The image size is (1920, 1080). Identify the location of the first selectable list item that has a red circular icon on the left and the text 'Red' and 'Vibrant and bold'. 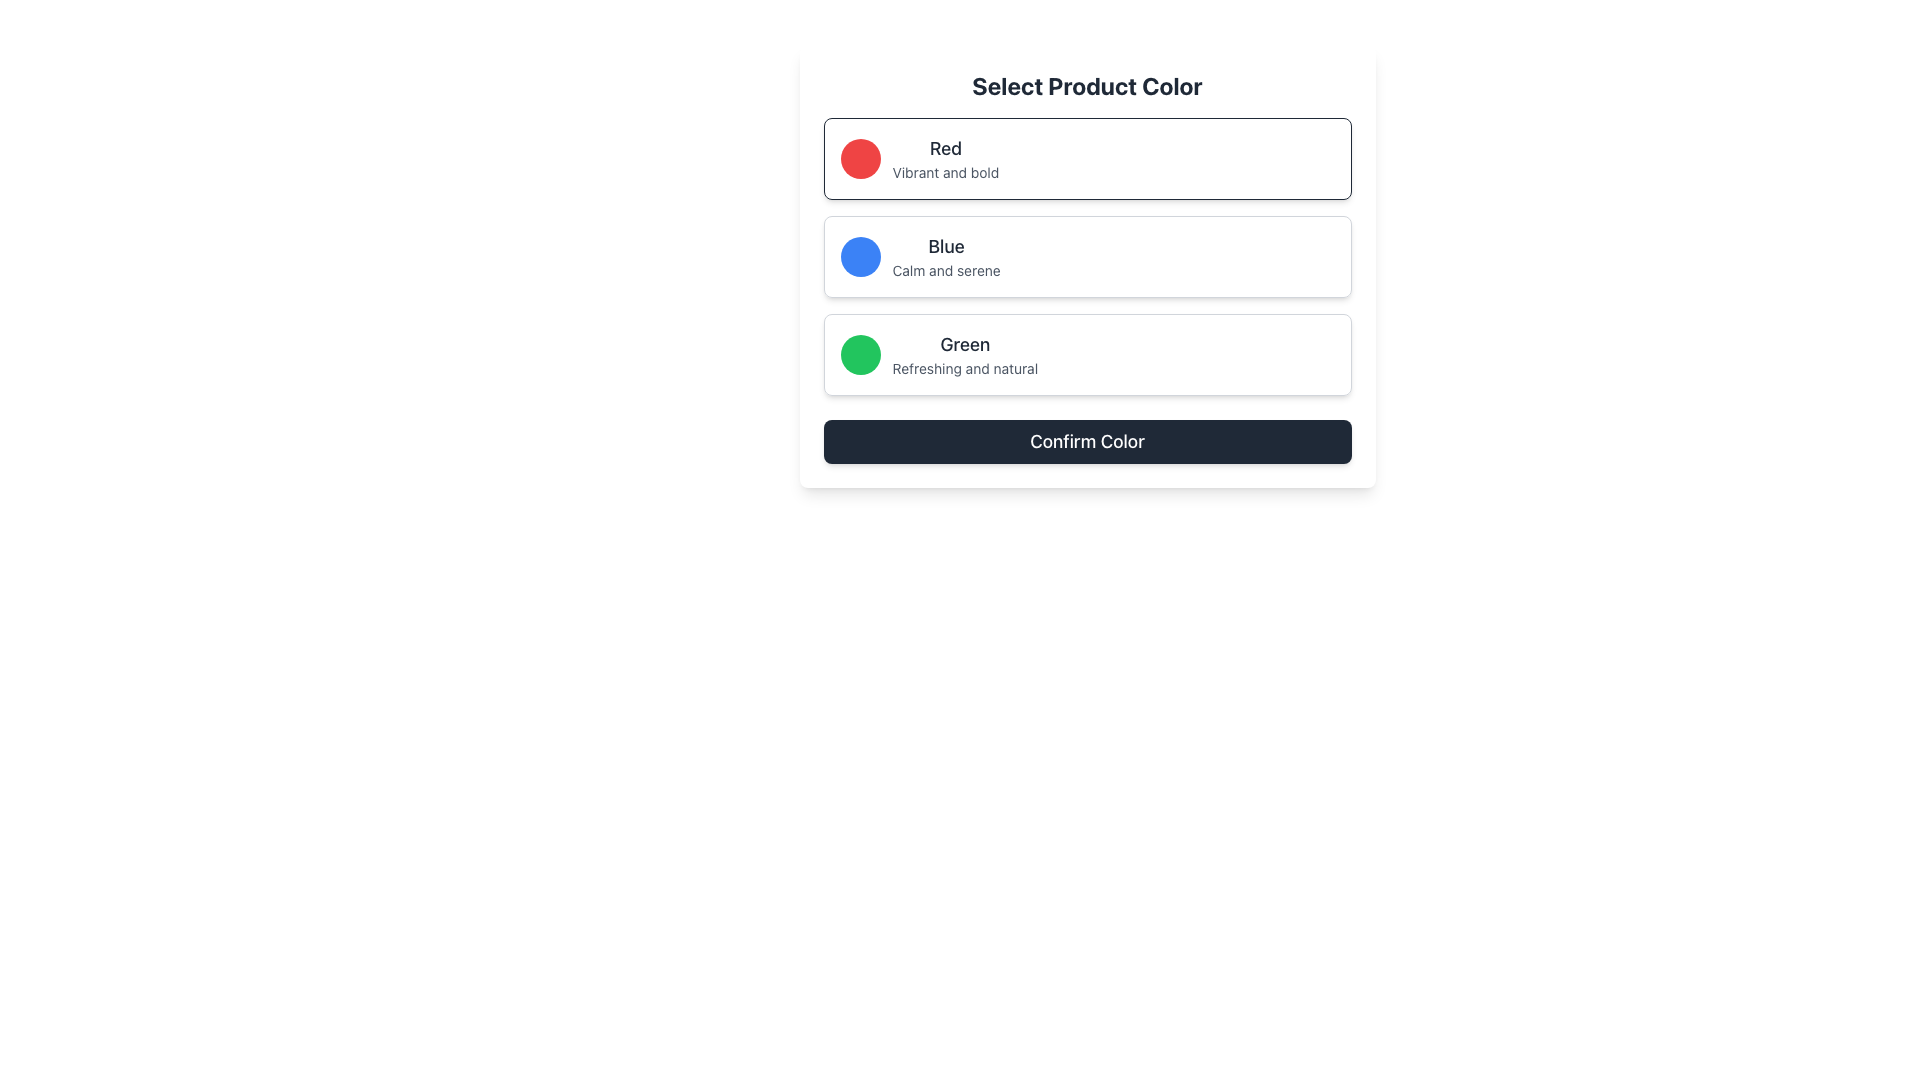
(1086, 157).